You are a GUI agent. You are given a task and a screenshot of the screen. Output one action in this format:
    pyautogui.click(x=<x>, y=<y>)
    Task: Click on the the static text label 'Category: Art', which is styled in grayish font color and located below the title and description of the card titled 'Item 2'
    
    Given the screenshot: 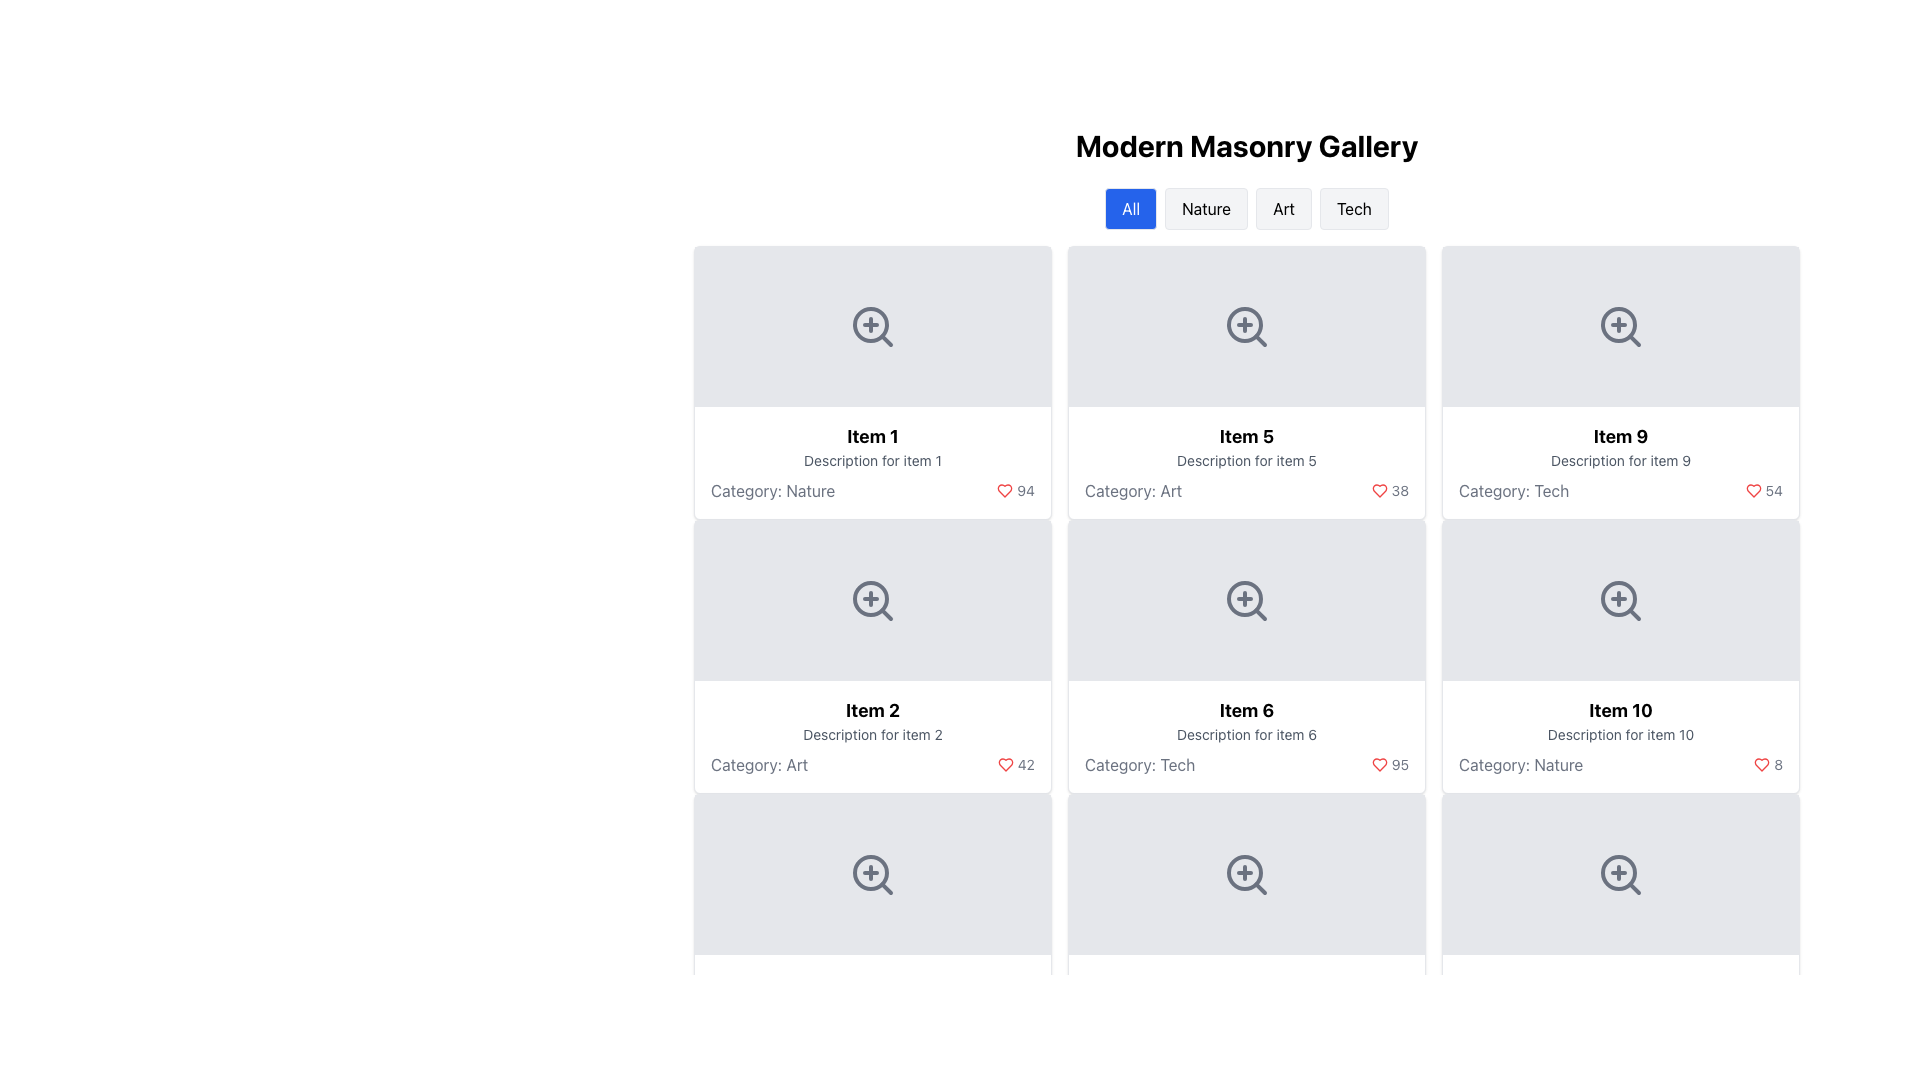 What is the action you would take?
    pyautogui.click(x=758, y=764)
    